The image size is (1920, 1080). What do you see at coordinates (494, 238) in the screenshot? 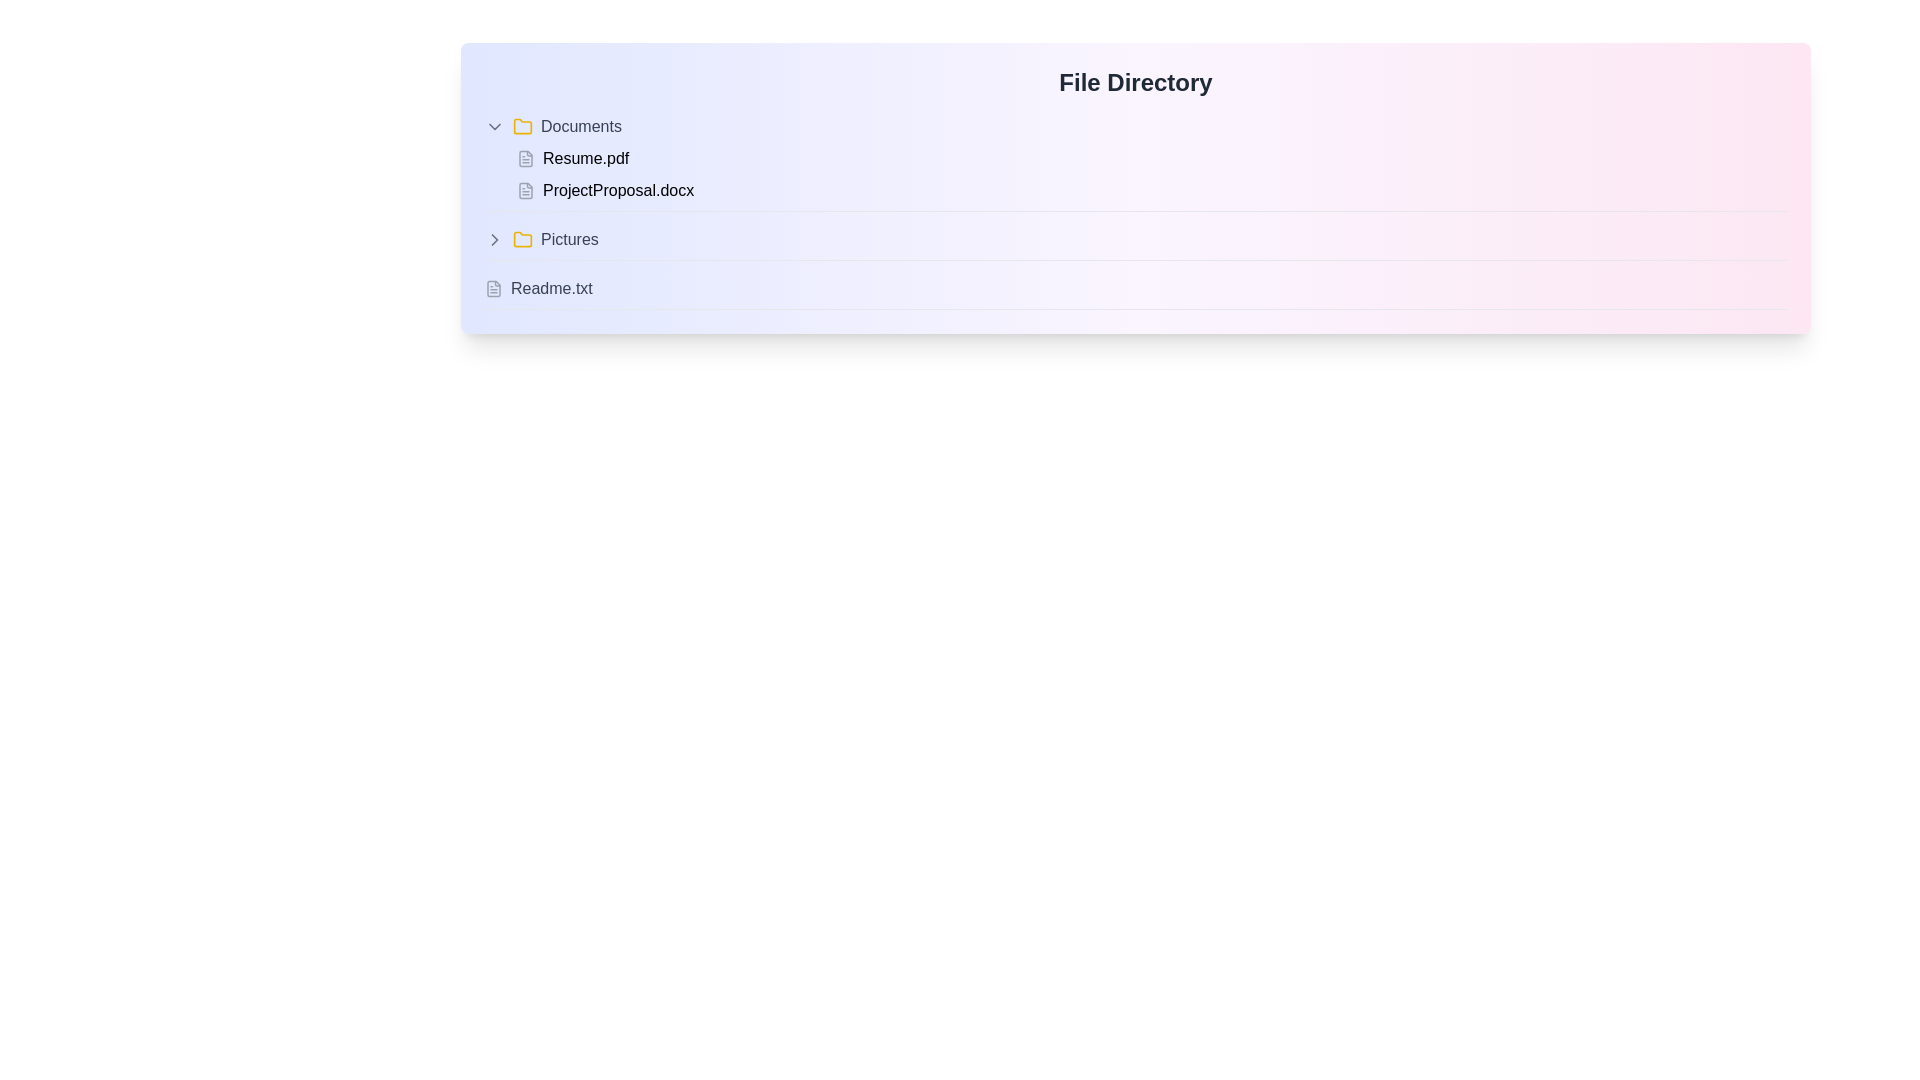
I see `the chevron icon` at bounding box center [494, 238].